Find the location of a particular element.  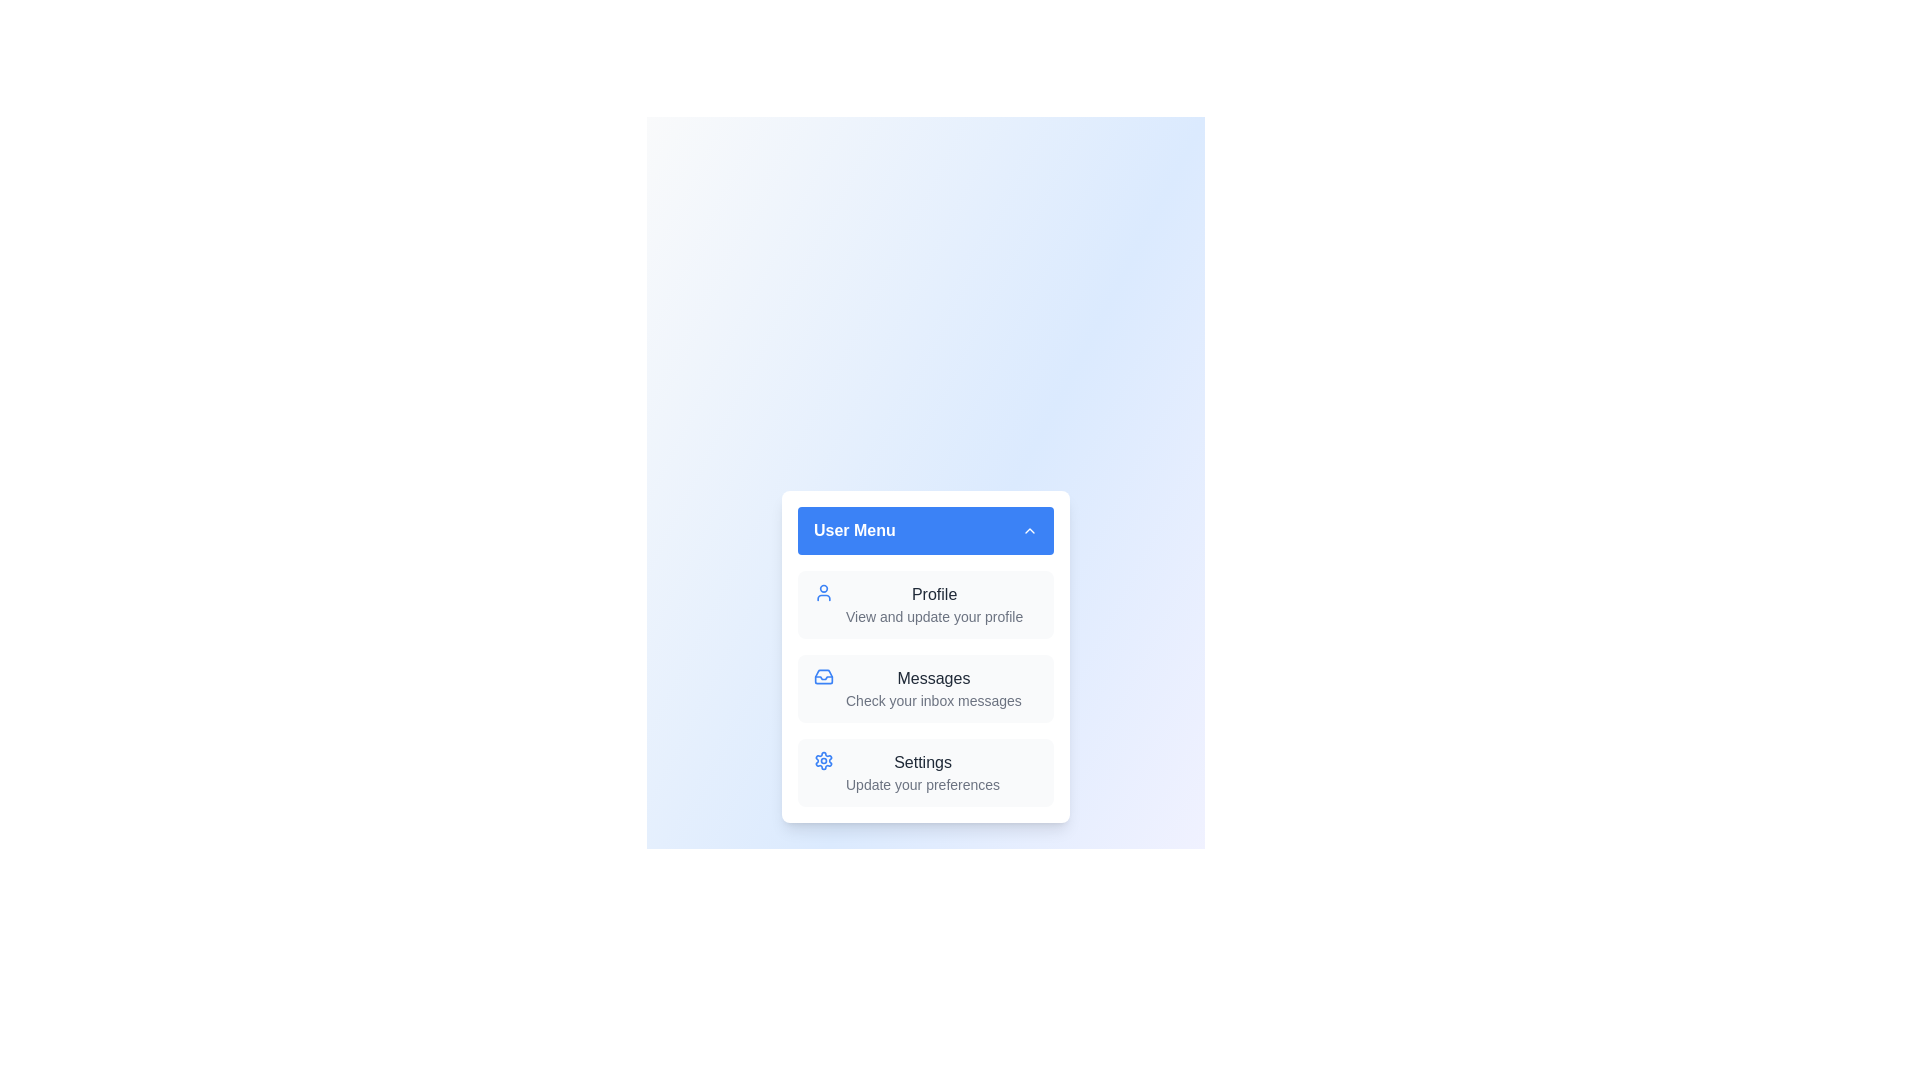

the menu item Messages to highlight it is located at coordinates (925, 688).